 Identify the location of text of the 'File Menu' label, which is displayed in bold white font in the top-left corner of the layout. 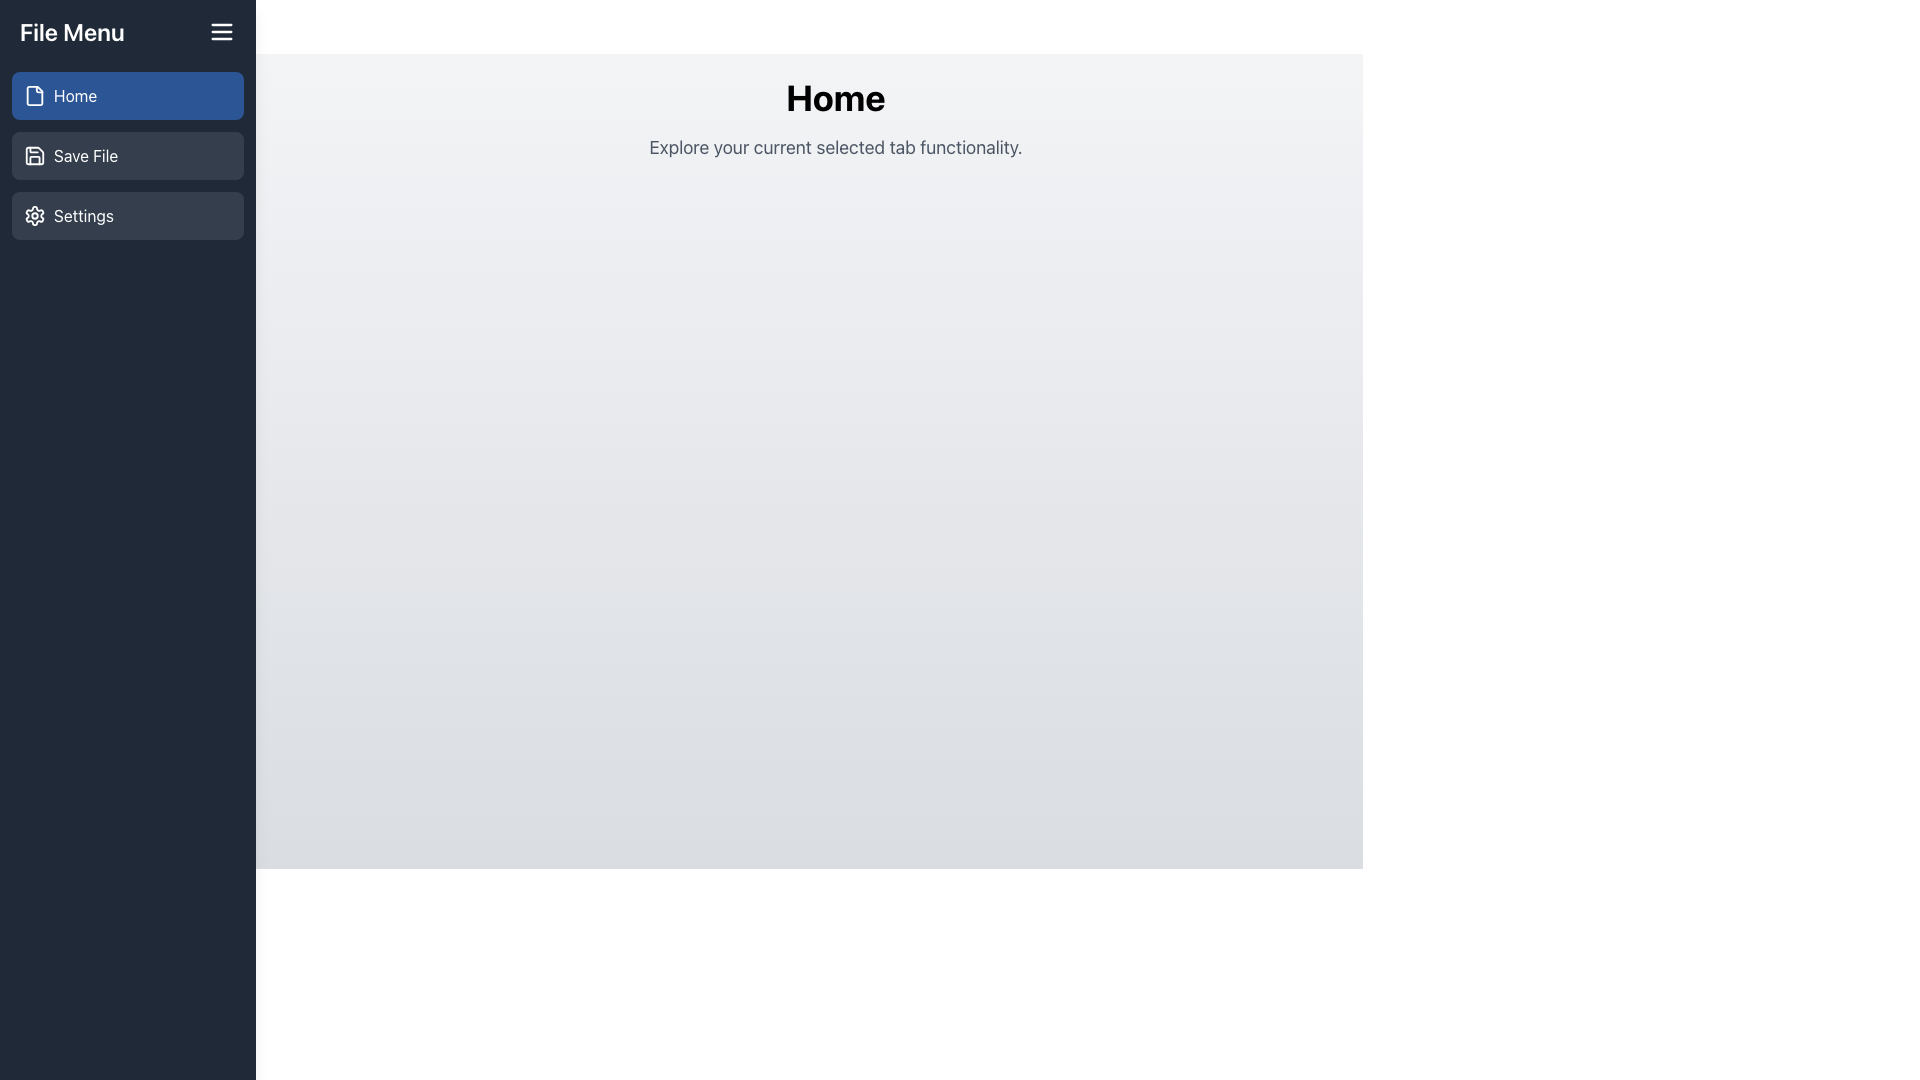
(72, 31).